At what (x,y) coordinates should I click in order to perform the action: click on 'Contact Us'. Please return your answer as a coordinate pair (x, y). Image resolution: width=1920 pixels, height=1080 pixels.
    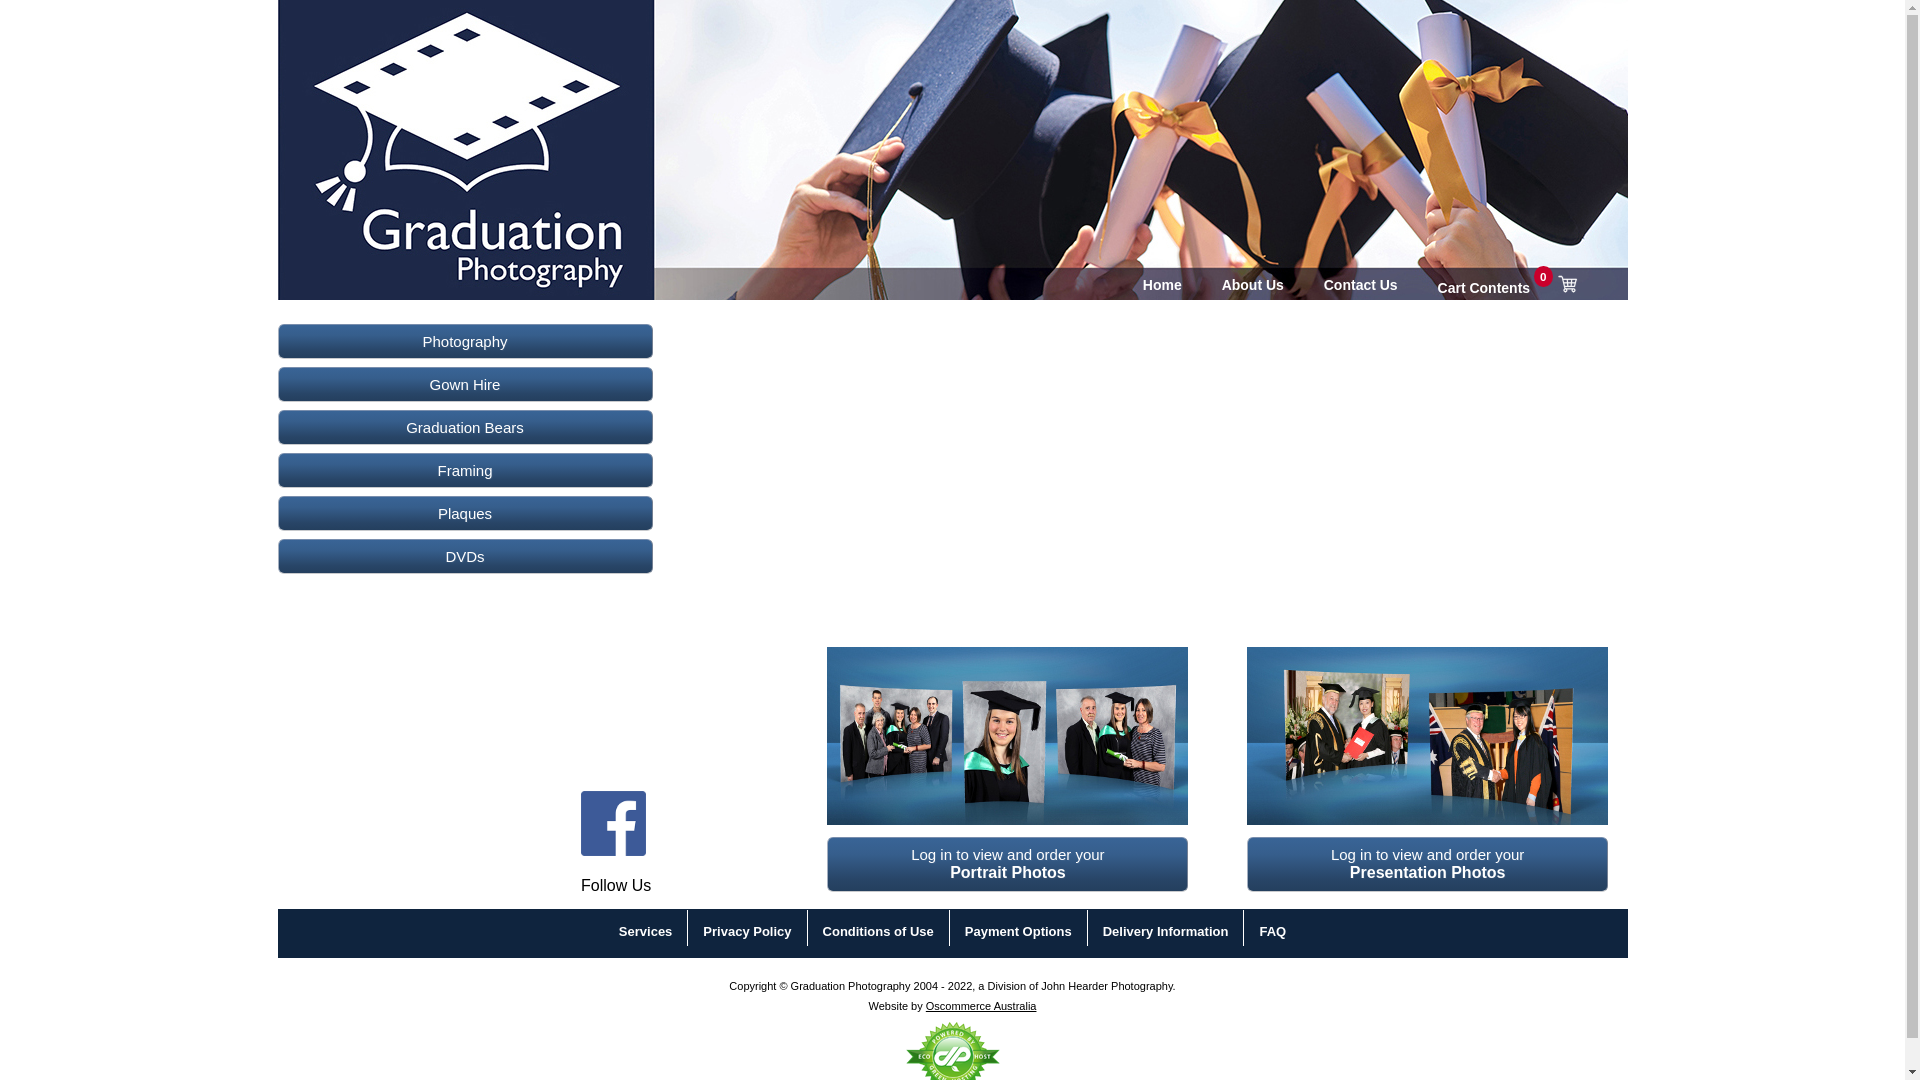
    Looking at the image, I should click on (1360, 285).